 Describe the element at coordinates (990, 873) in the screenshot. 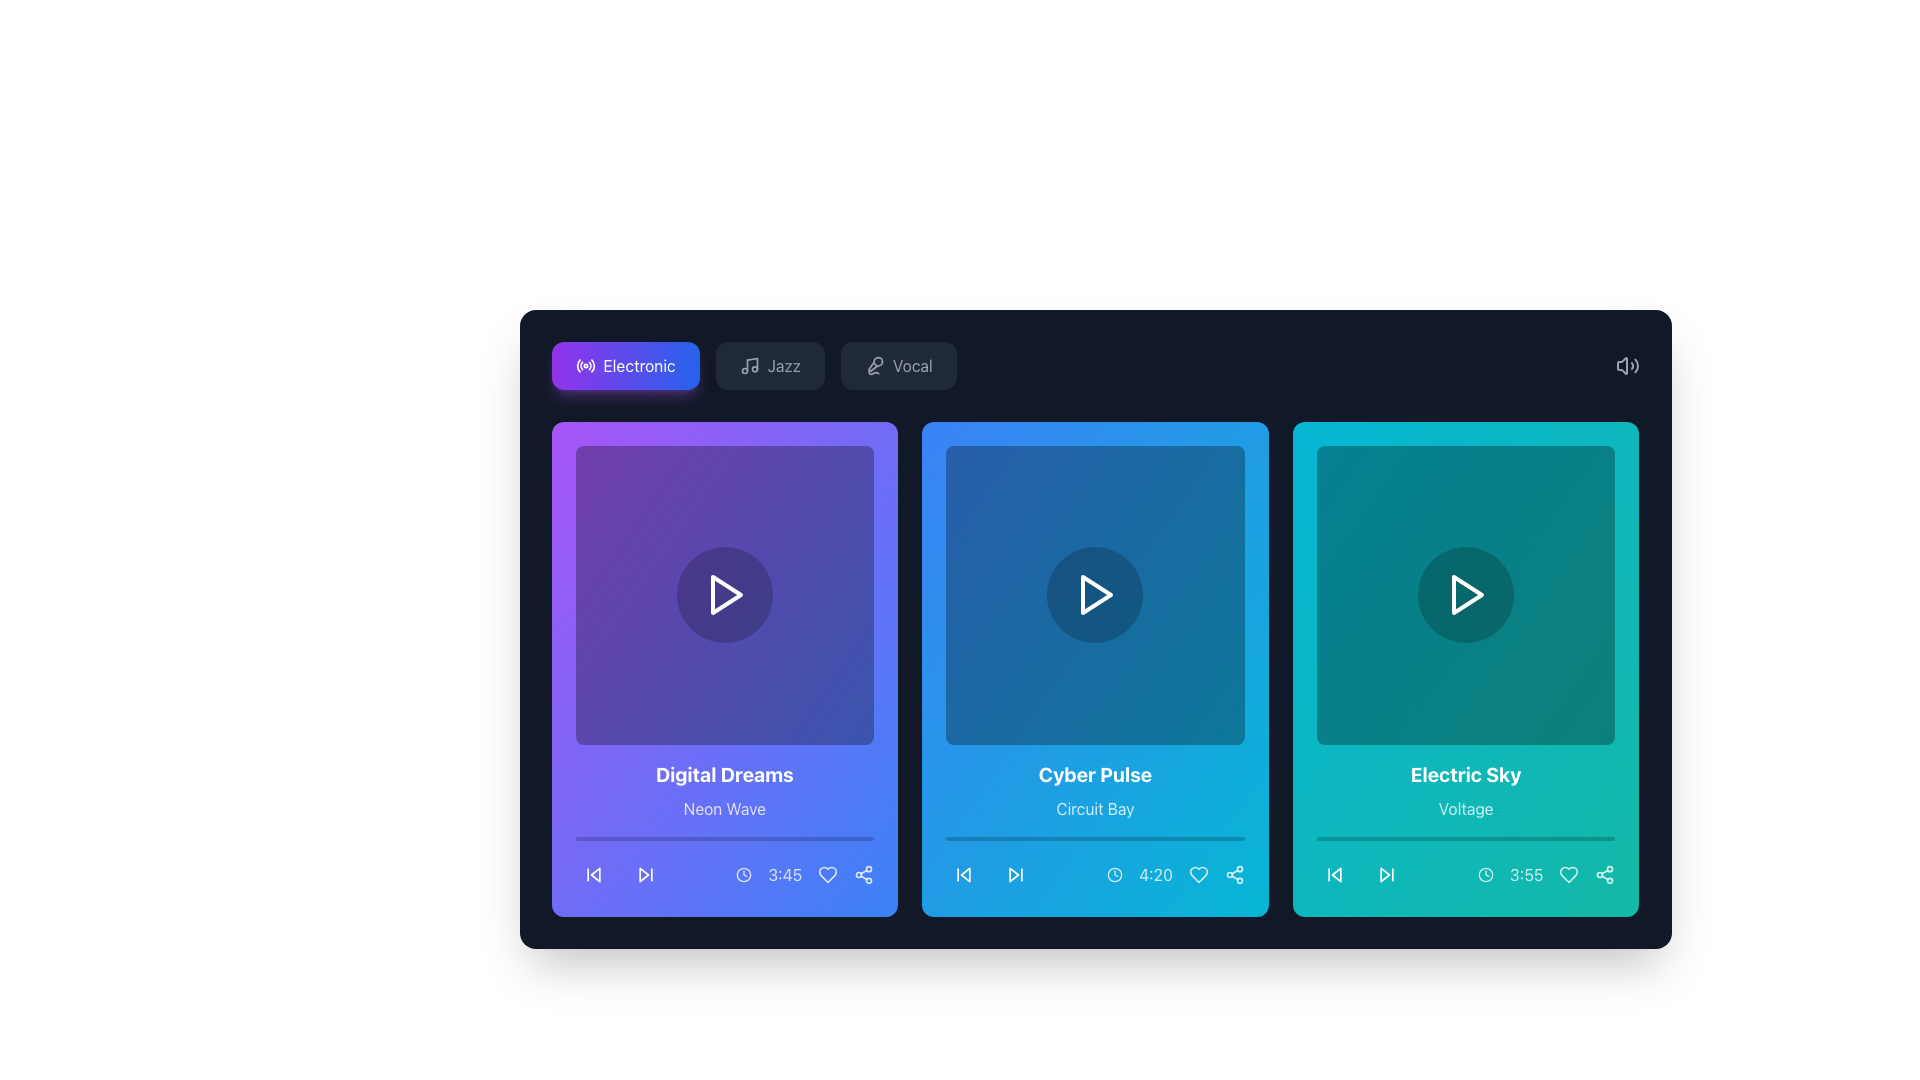

I see `the central circular dot of the navigation indicator located at the bottom center of the blue card in the second column` at that location.